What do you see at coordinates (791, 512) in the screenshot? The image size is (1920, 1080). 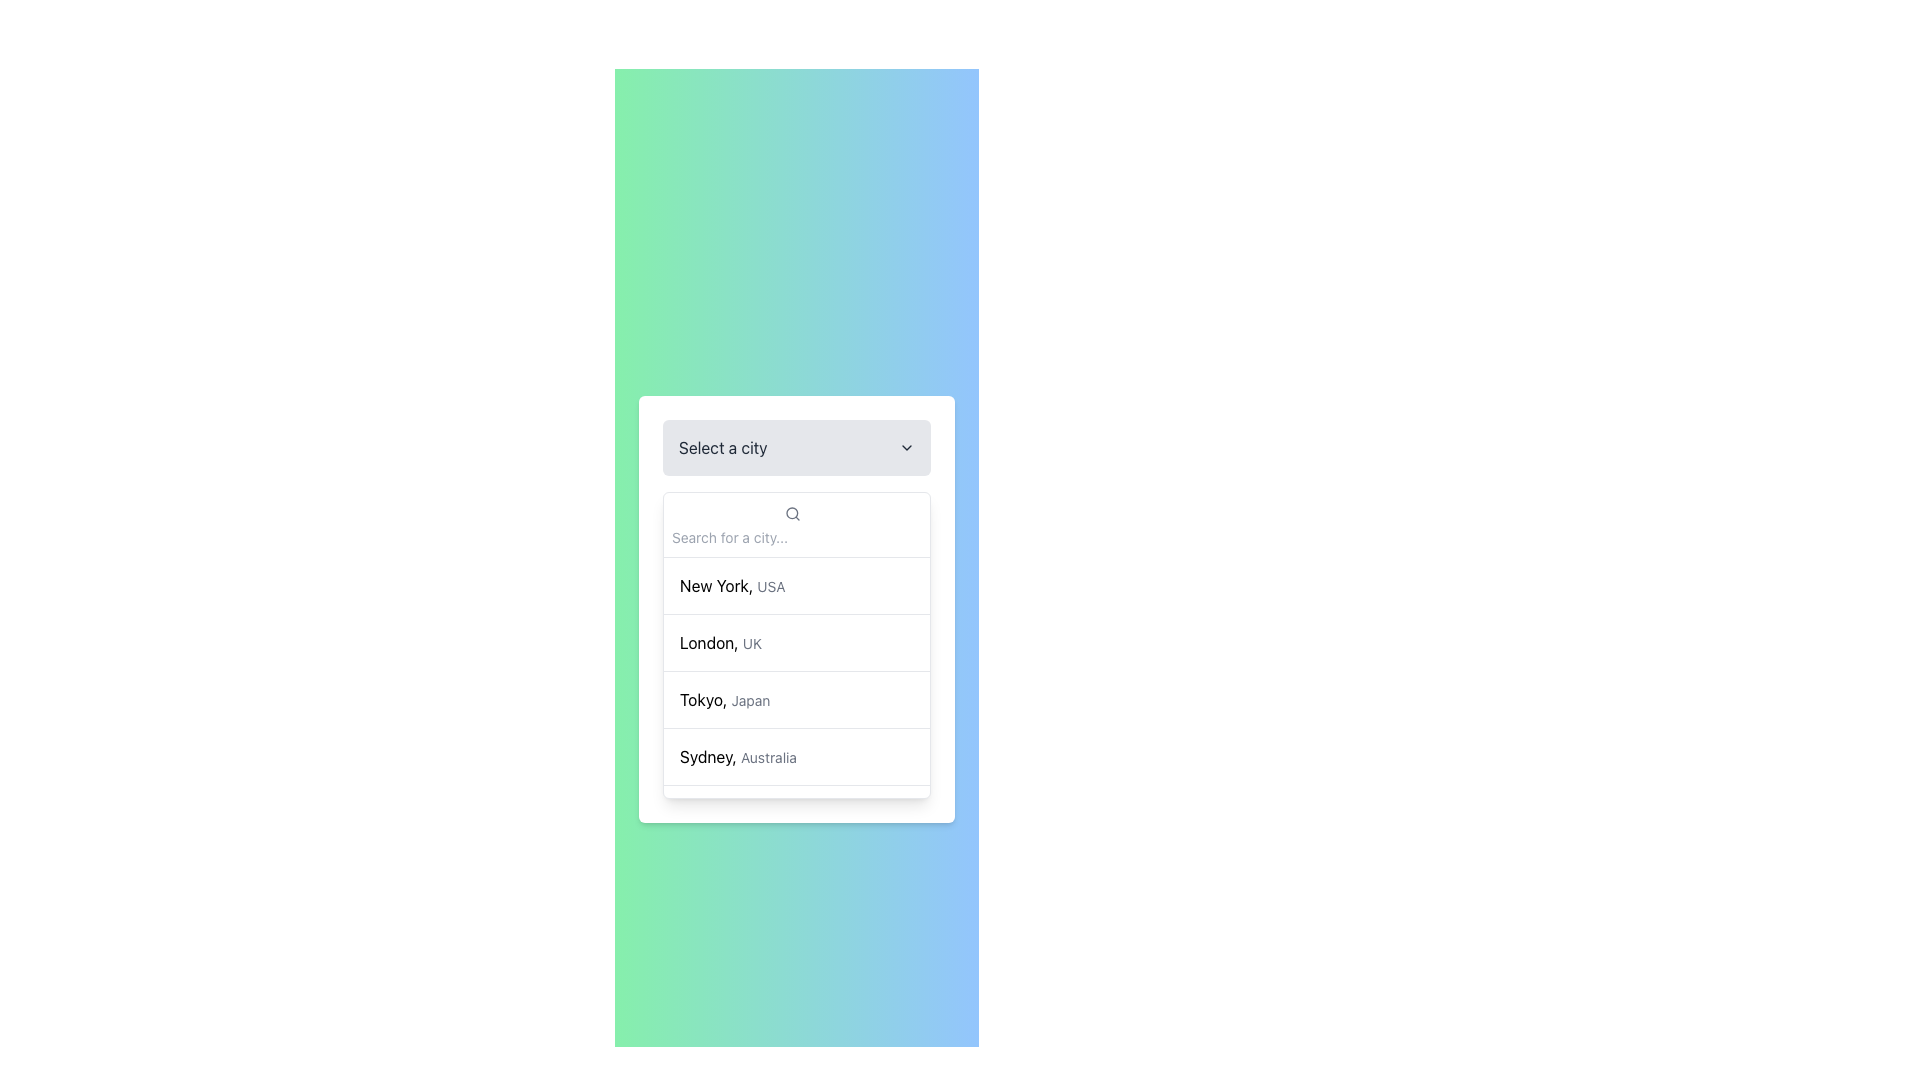 I see `the circular graphical element of the magnifying glass icon associated with the search feature, positioned to the left of the input field labeled 'Search for a city...'` at bounding box center [791, 512].